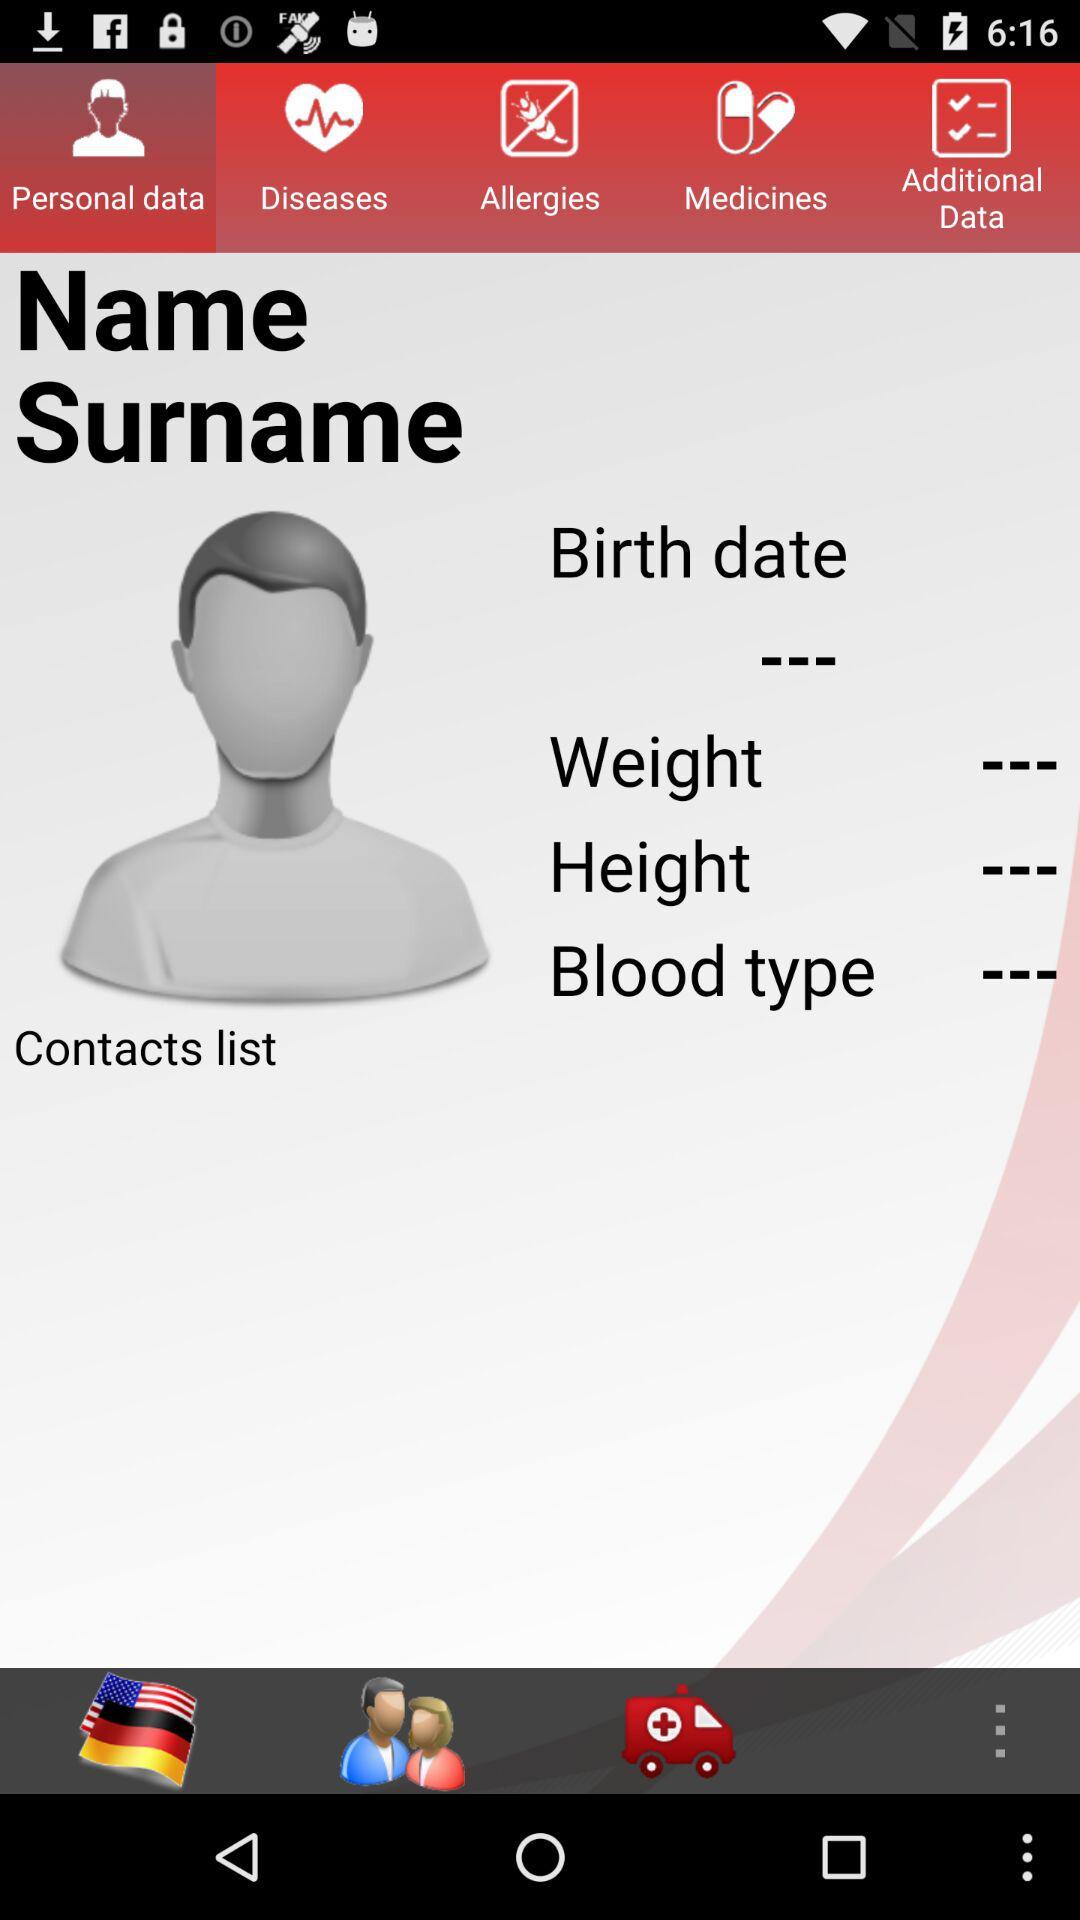 Image resolution: width=1080 pixels, height=1920 pixels. What do you see at coordinates (540, 1372) in the screenshot?
I see `comment box` at bounding box center [540, 1372].